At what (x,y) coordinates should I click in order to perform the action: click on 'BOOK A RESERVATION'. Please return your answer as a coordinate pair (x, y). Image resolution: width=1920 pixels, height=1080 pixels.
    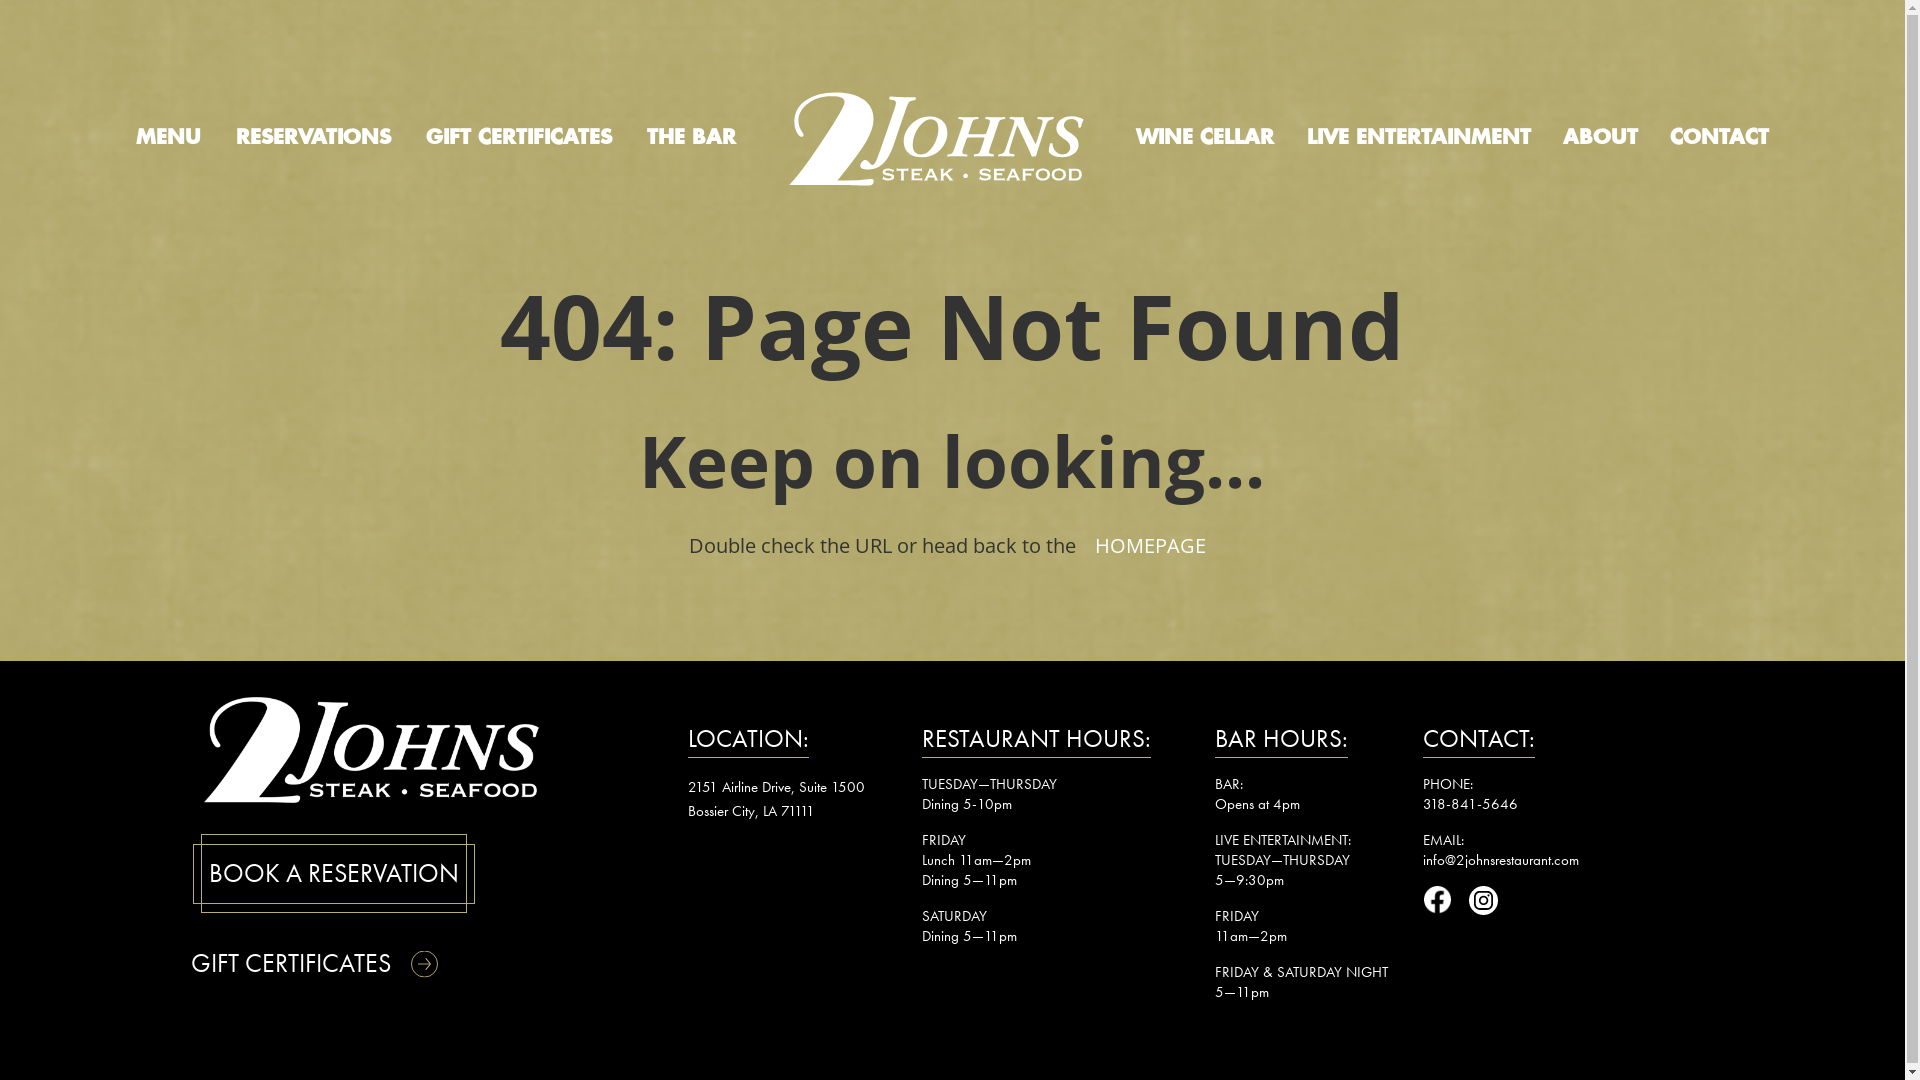
    Looking at the image, I should click on (334, 872).